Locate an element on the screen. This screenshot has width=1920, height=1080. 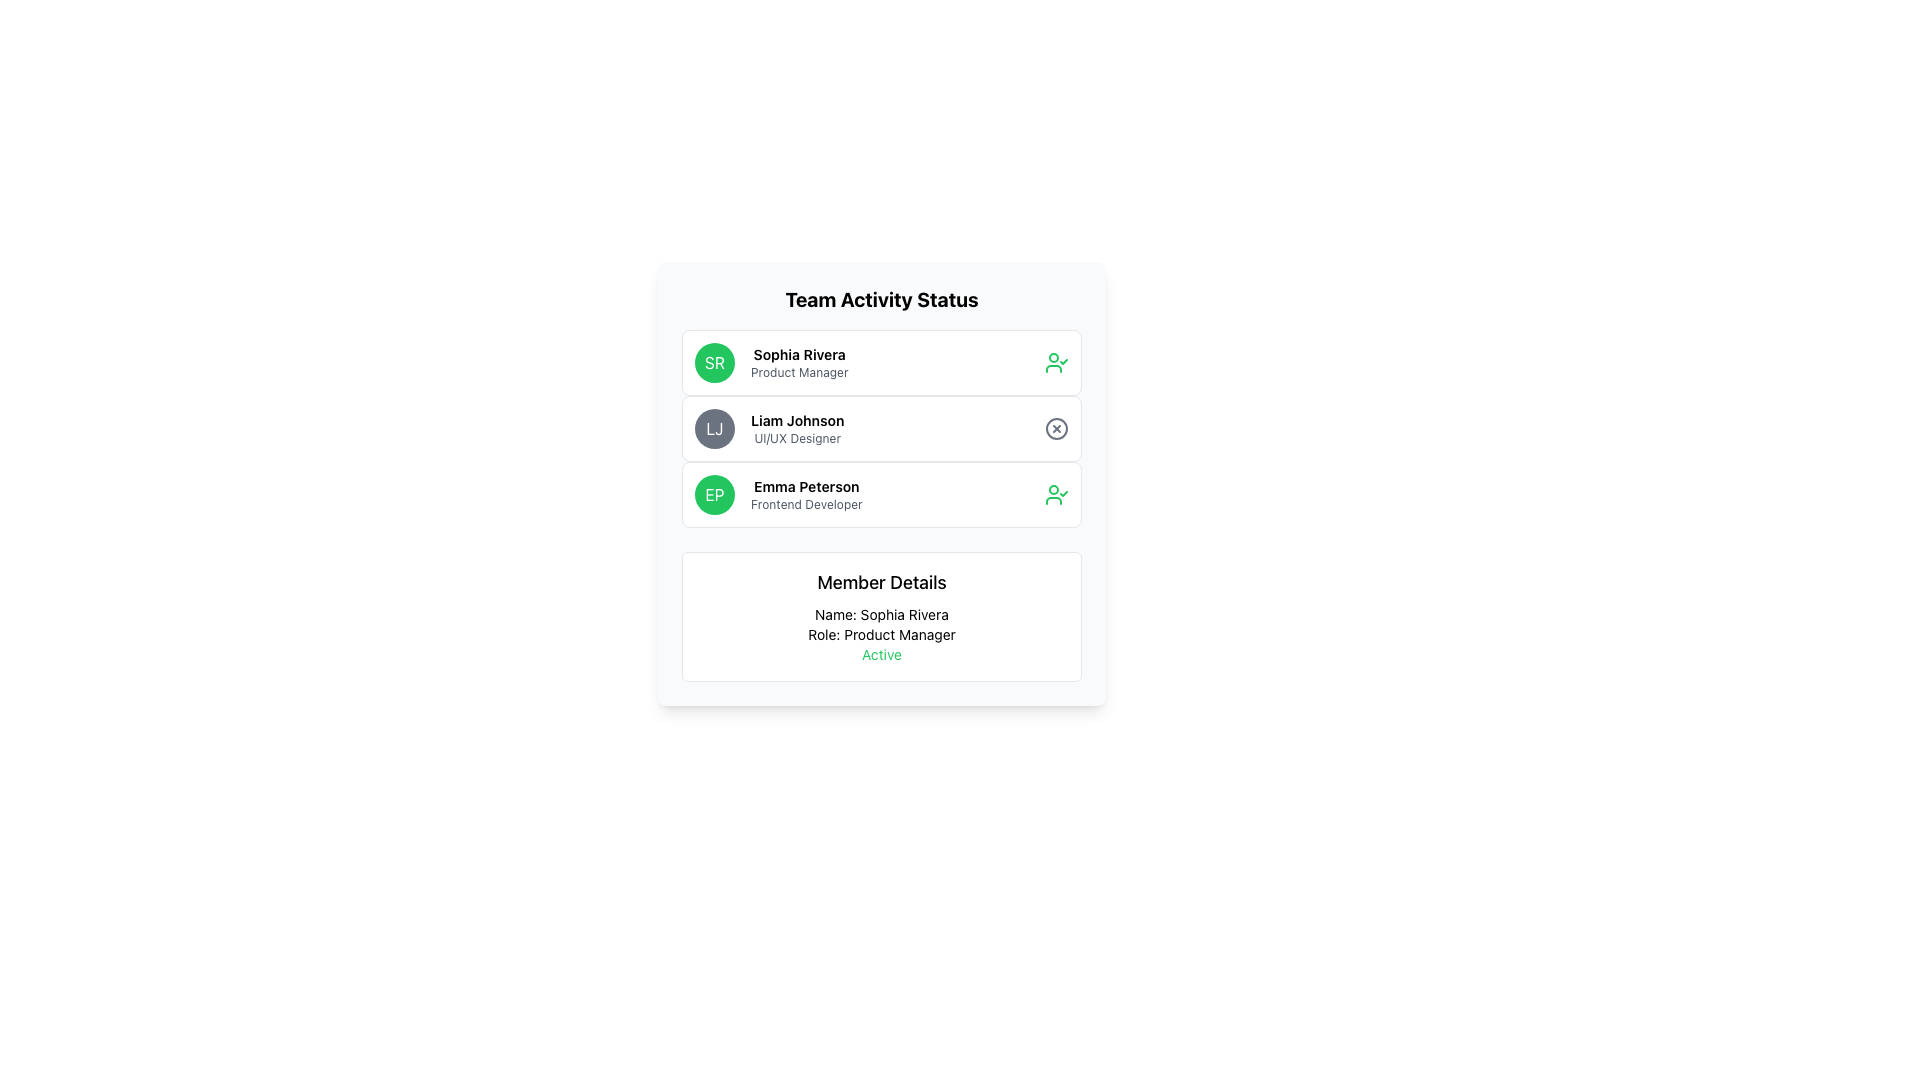
the green SVG icon representing a user with a checkmark is located at coordinates (1055, 362).